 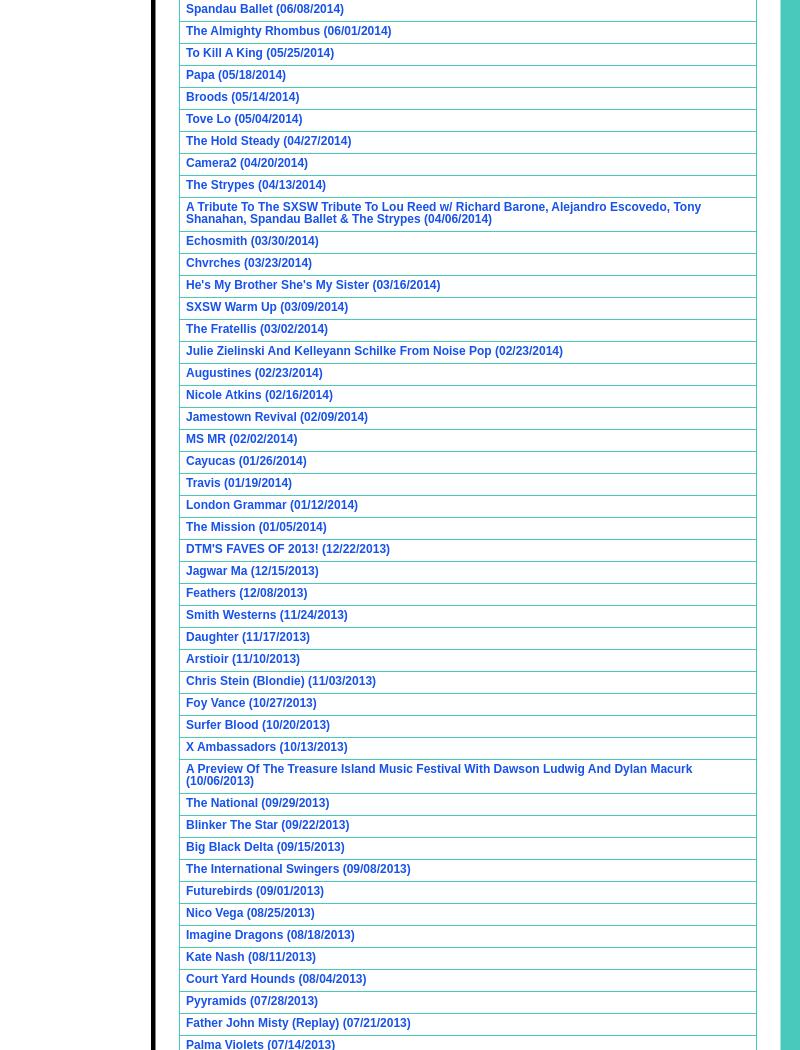 I want to click on 'Chris Stein (Blondie) (11/03/2013)', so click(x=281, y=681).